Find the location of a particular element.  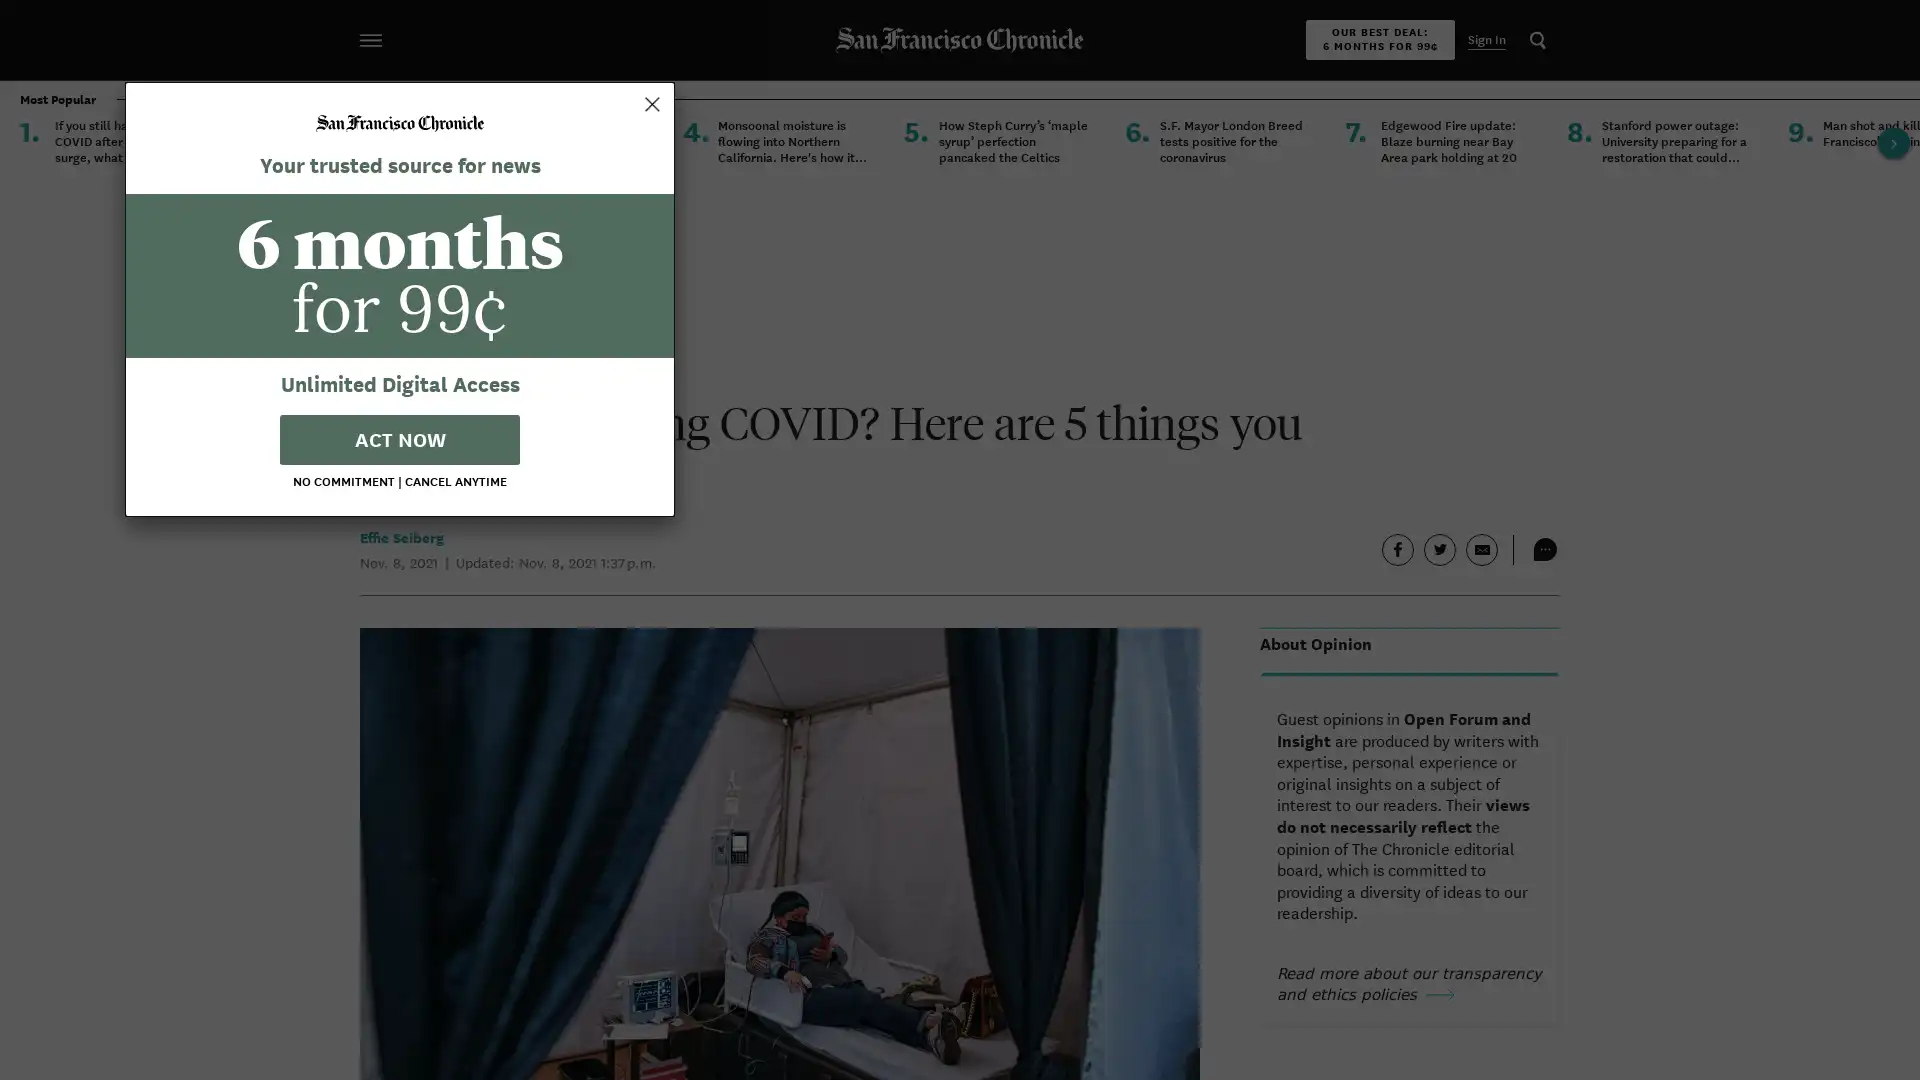

navigation is located at coordinates (370, 39).